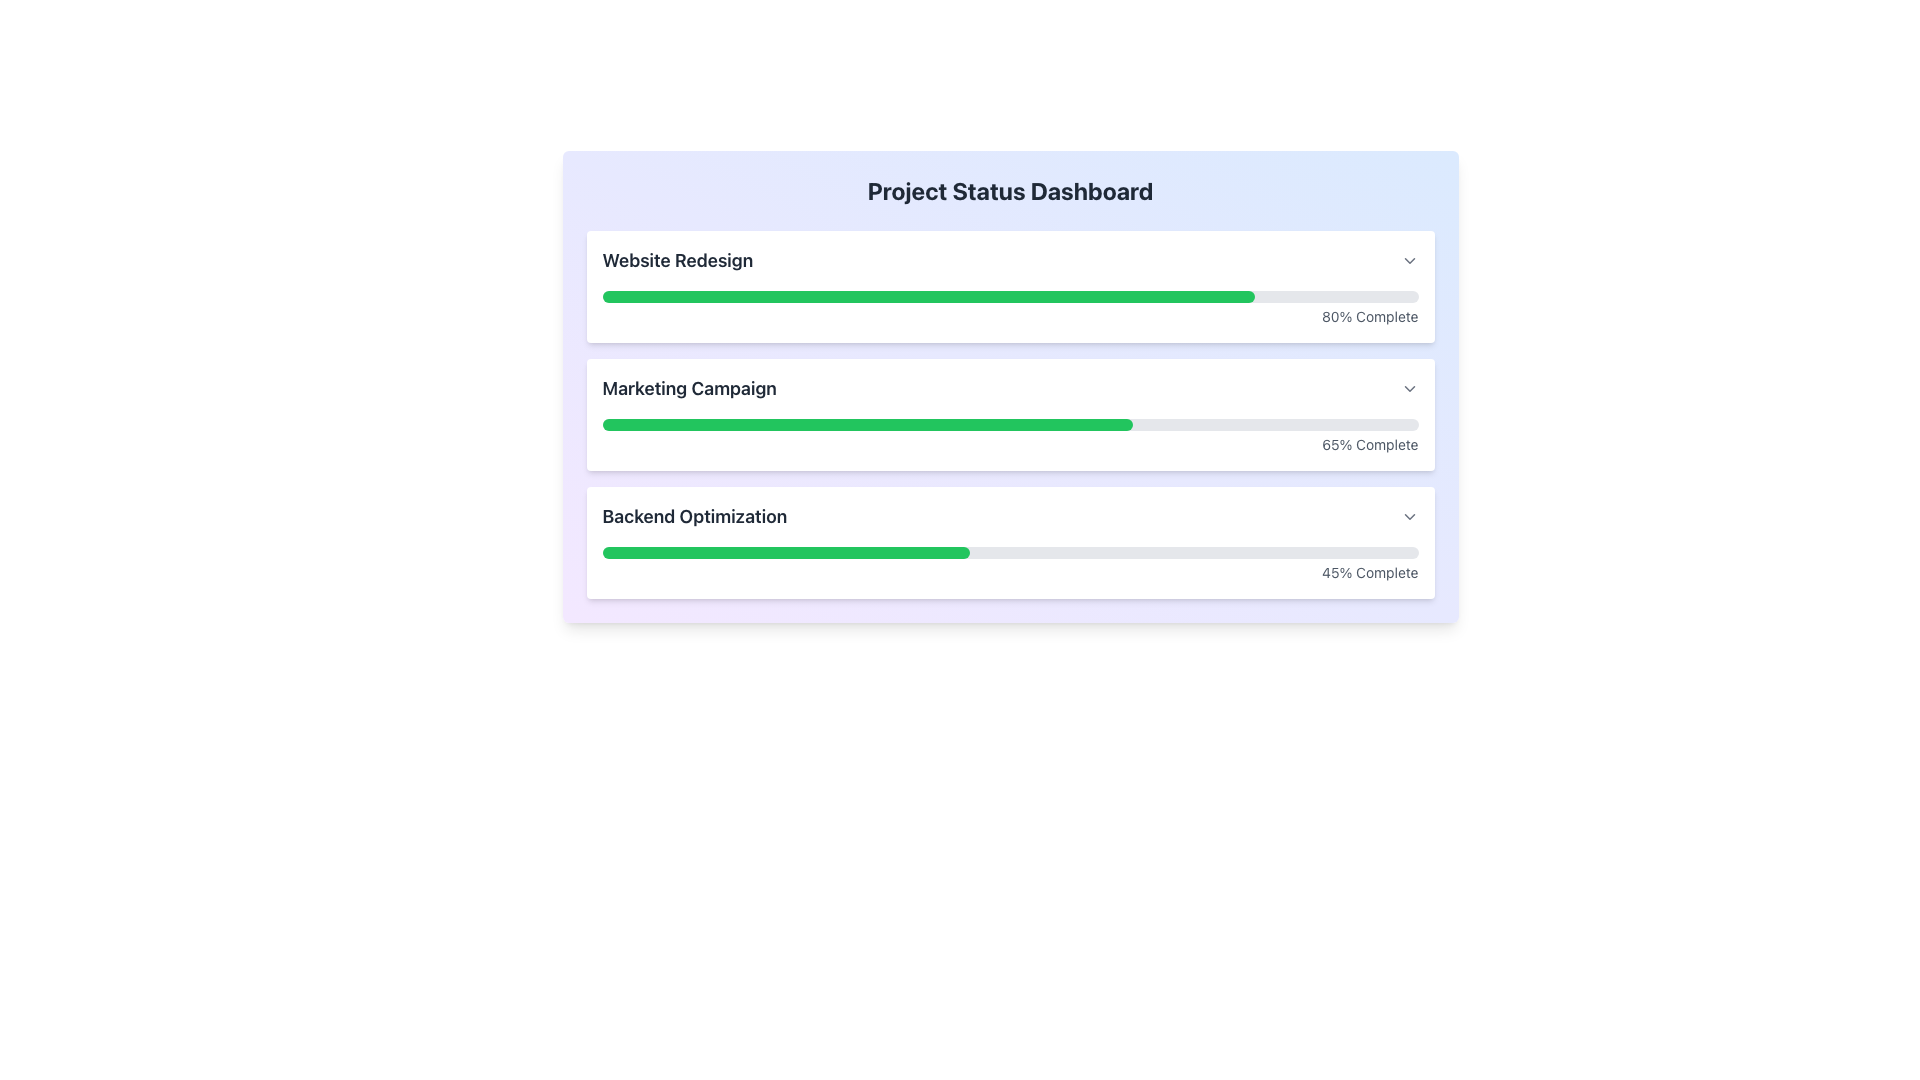  I want to click on the progress bar indicating 80% completion located within the 'Website Redesign' card on the 'Project Status Dashboard', so click(1010, 297).